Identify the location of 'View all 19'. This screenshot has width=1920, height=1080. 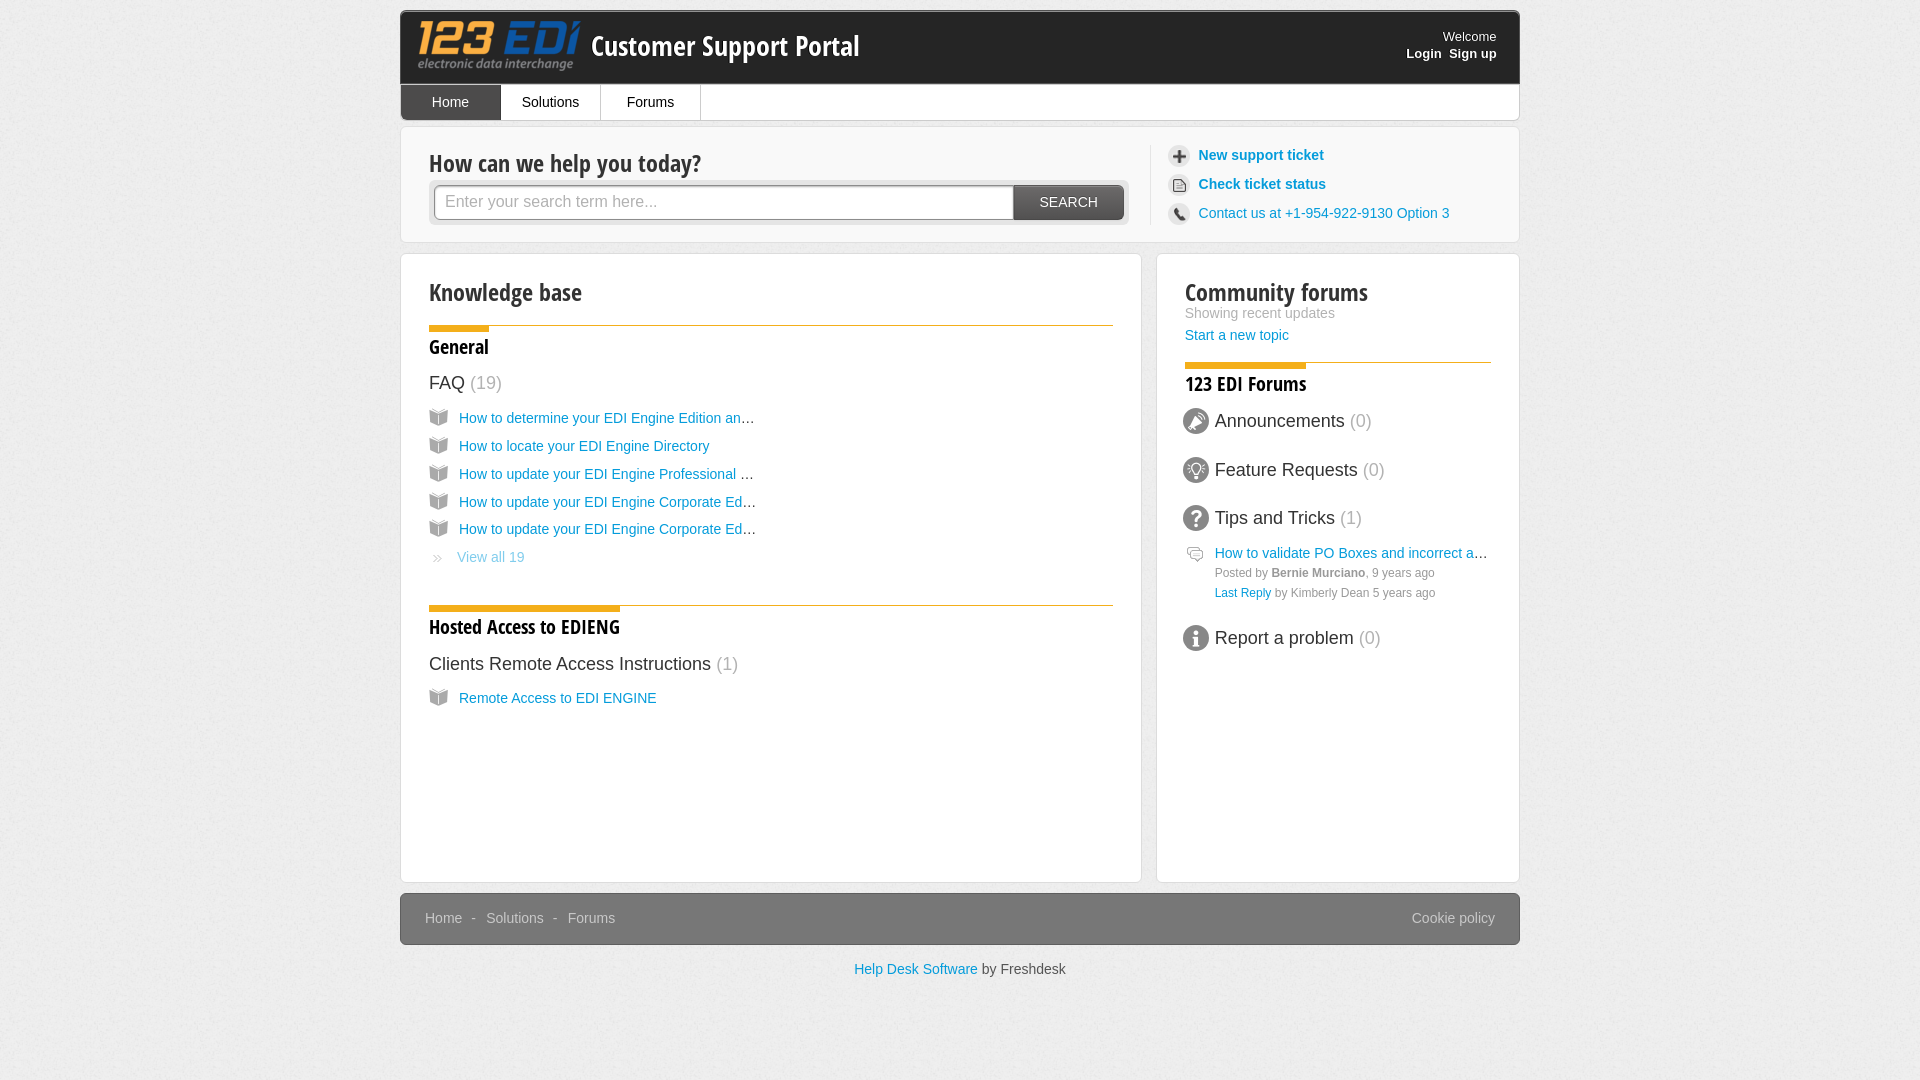
(427, 556).